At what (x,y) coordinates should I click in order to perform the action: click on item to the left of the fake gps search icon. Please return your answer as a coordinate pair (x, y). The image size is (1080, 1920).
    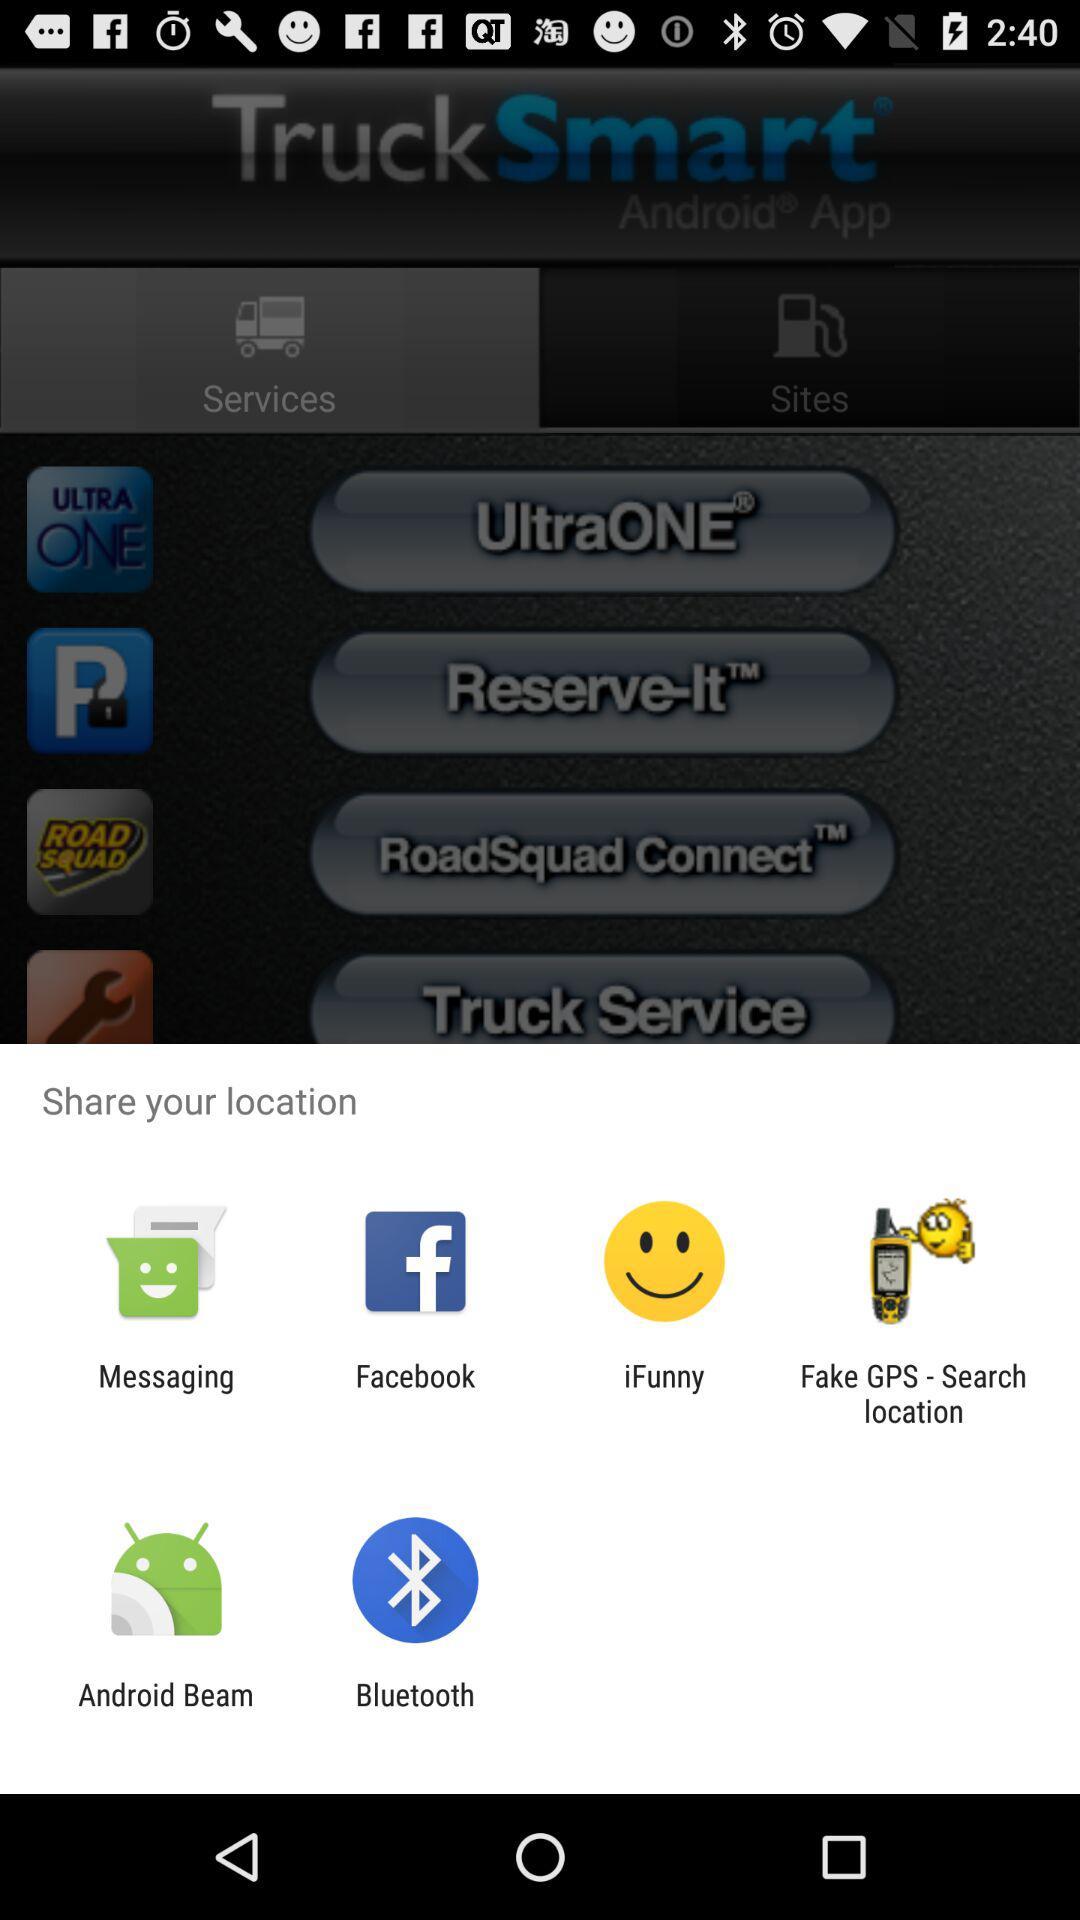
    Looking at the image, I should click on (664, 1392).